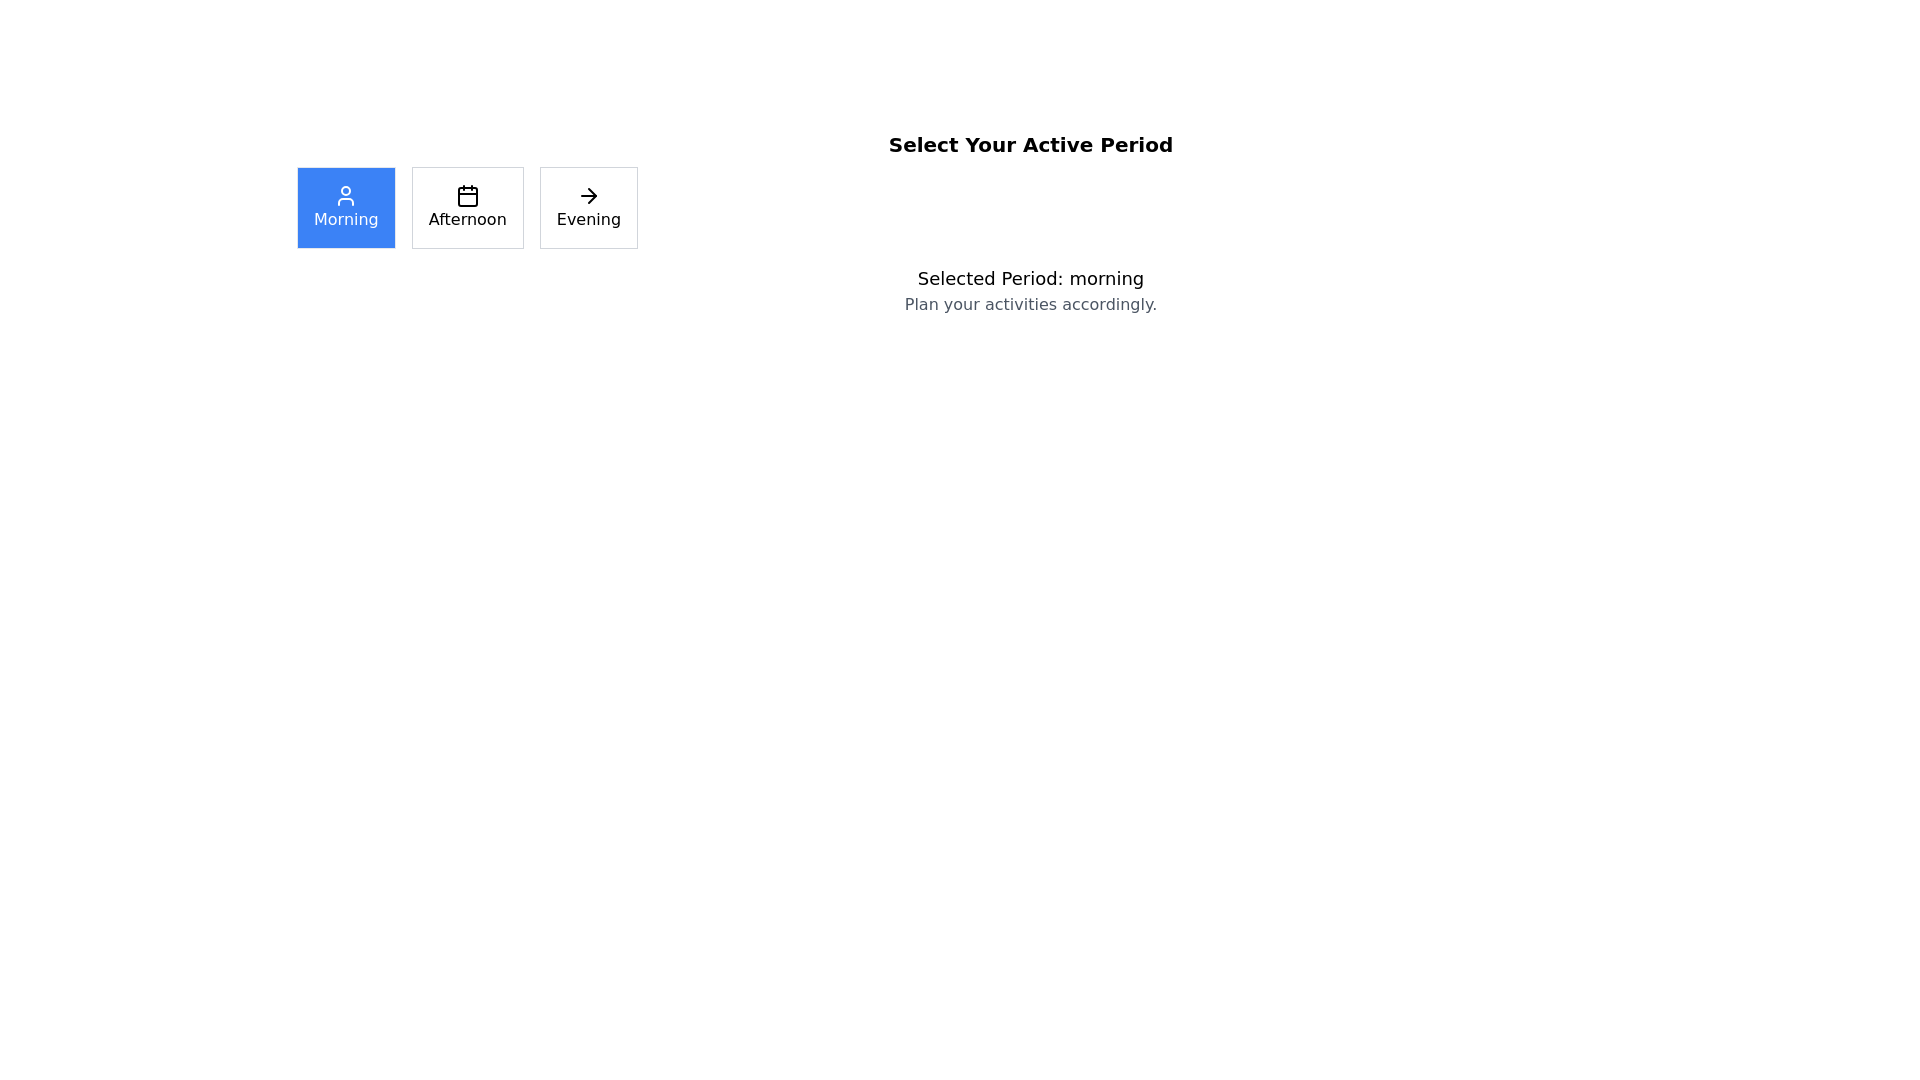 This screenshot has width=1920, height=1080. What do you see at coordinates (1031, 144) in the screenshot?
I see `the prominent header with the text 'Select Your Active Period' that is styled in a large, bold font, located at the top center of the content area` at bounding box center [1031, 144].